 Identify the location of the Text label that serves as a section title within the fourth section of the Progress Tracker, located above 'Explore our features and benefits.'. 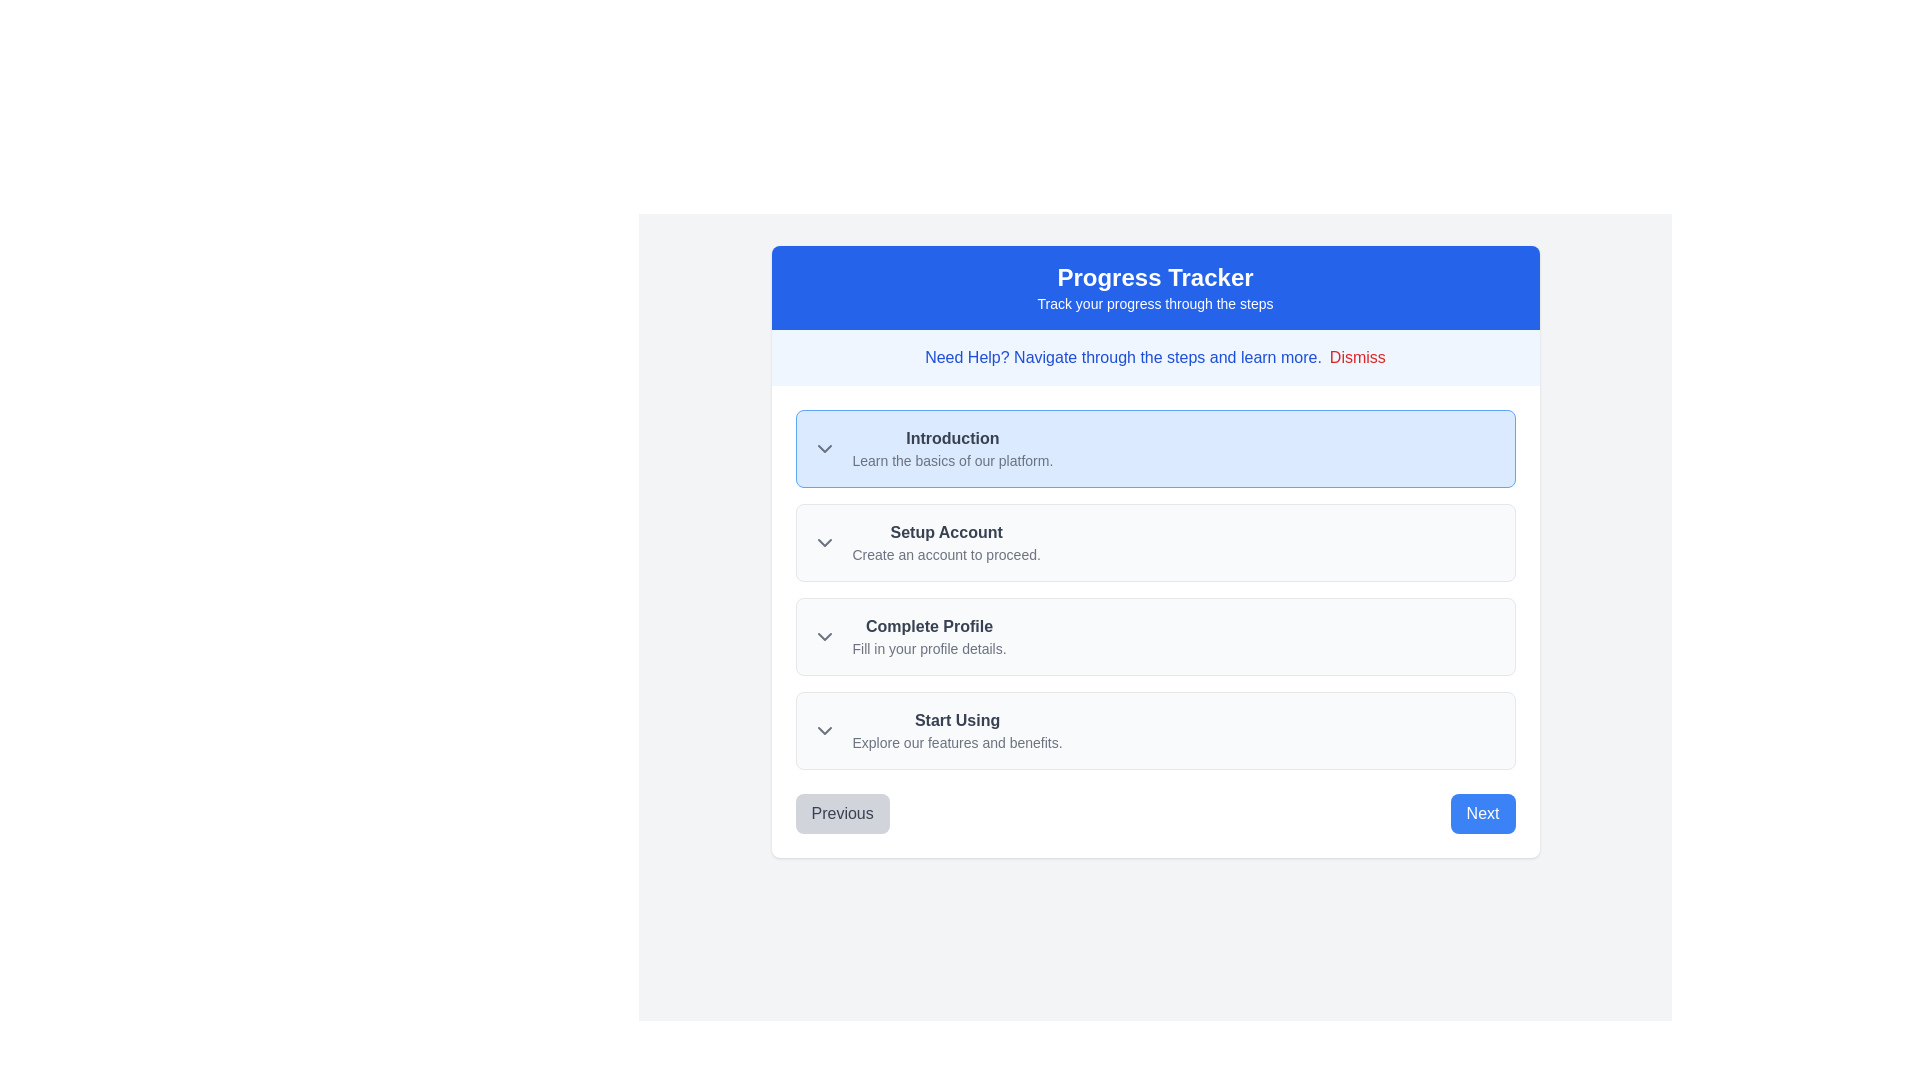
(956, 721).